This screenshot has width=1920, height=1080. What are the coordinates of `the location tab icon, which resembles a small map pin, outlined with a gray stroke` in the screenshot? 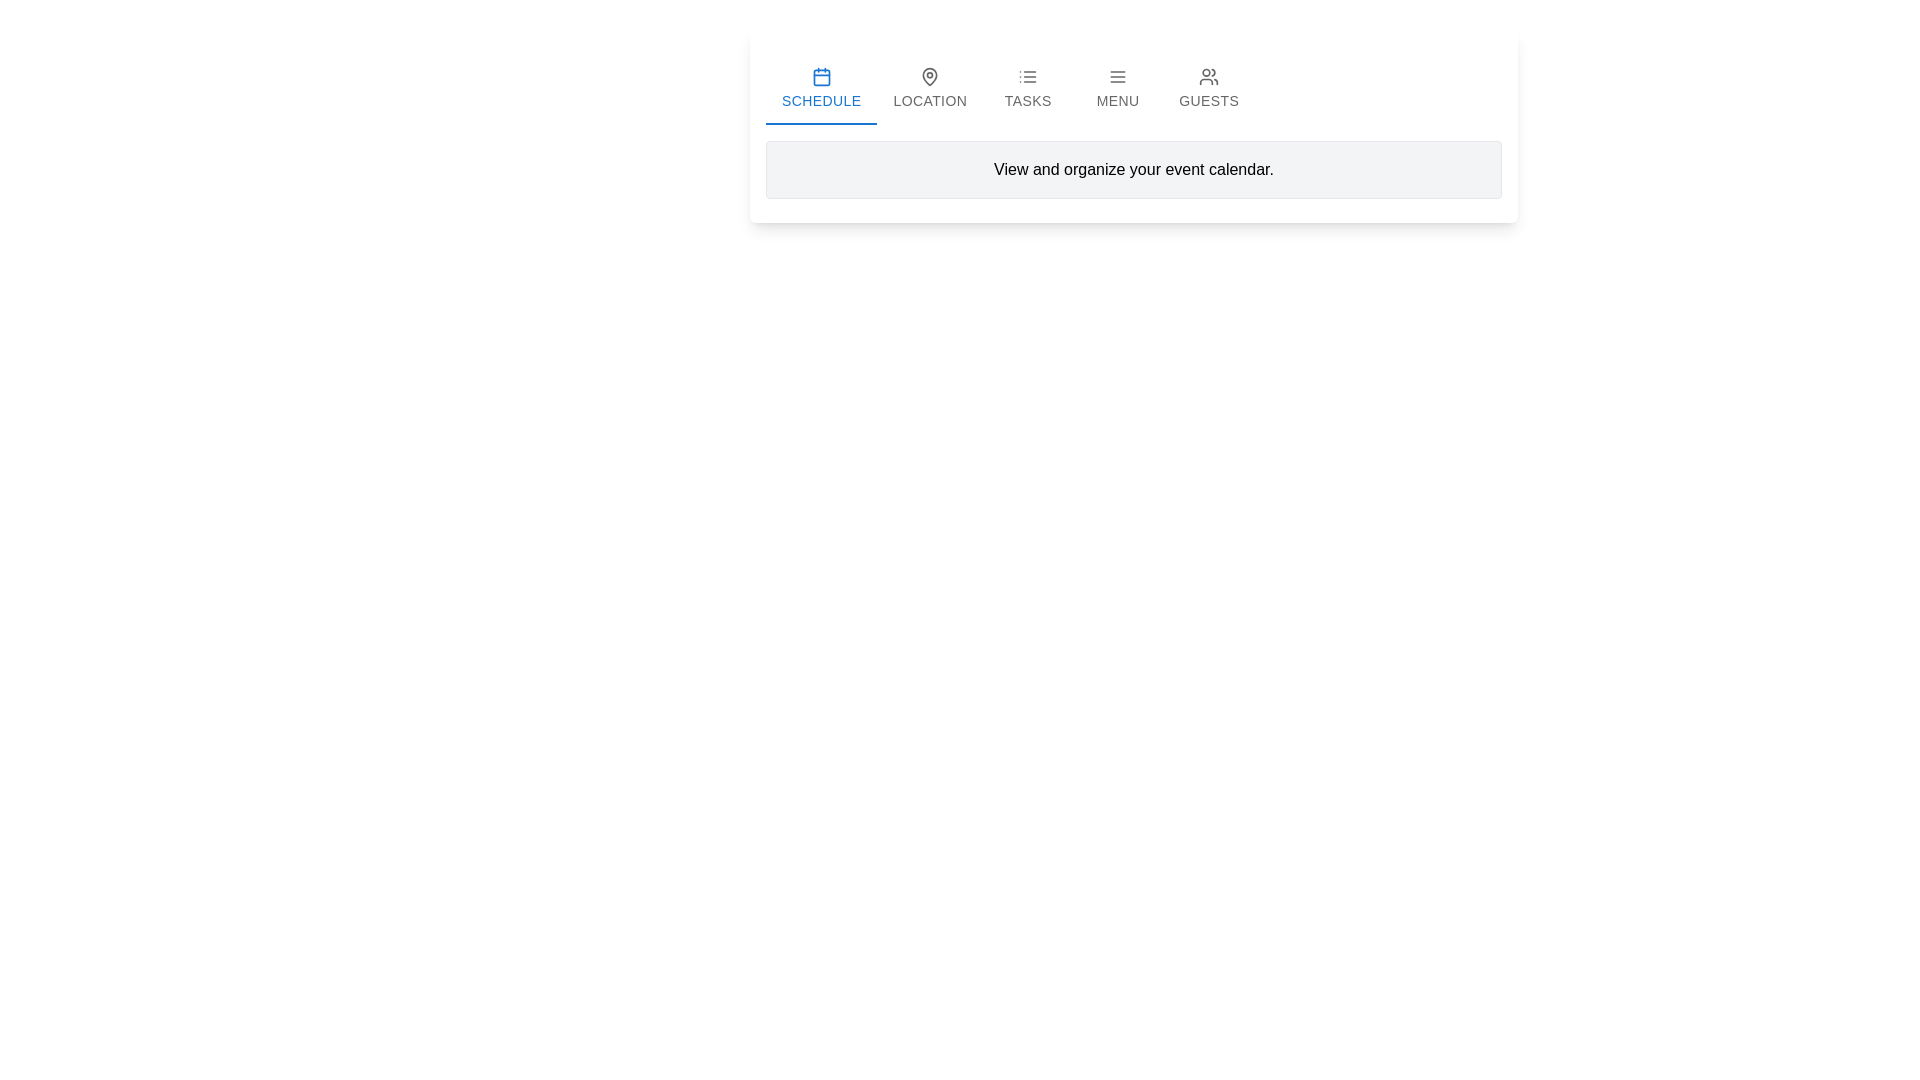 It's located at (929, 76).